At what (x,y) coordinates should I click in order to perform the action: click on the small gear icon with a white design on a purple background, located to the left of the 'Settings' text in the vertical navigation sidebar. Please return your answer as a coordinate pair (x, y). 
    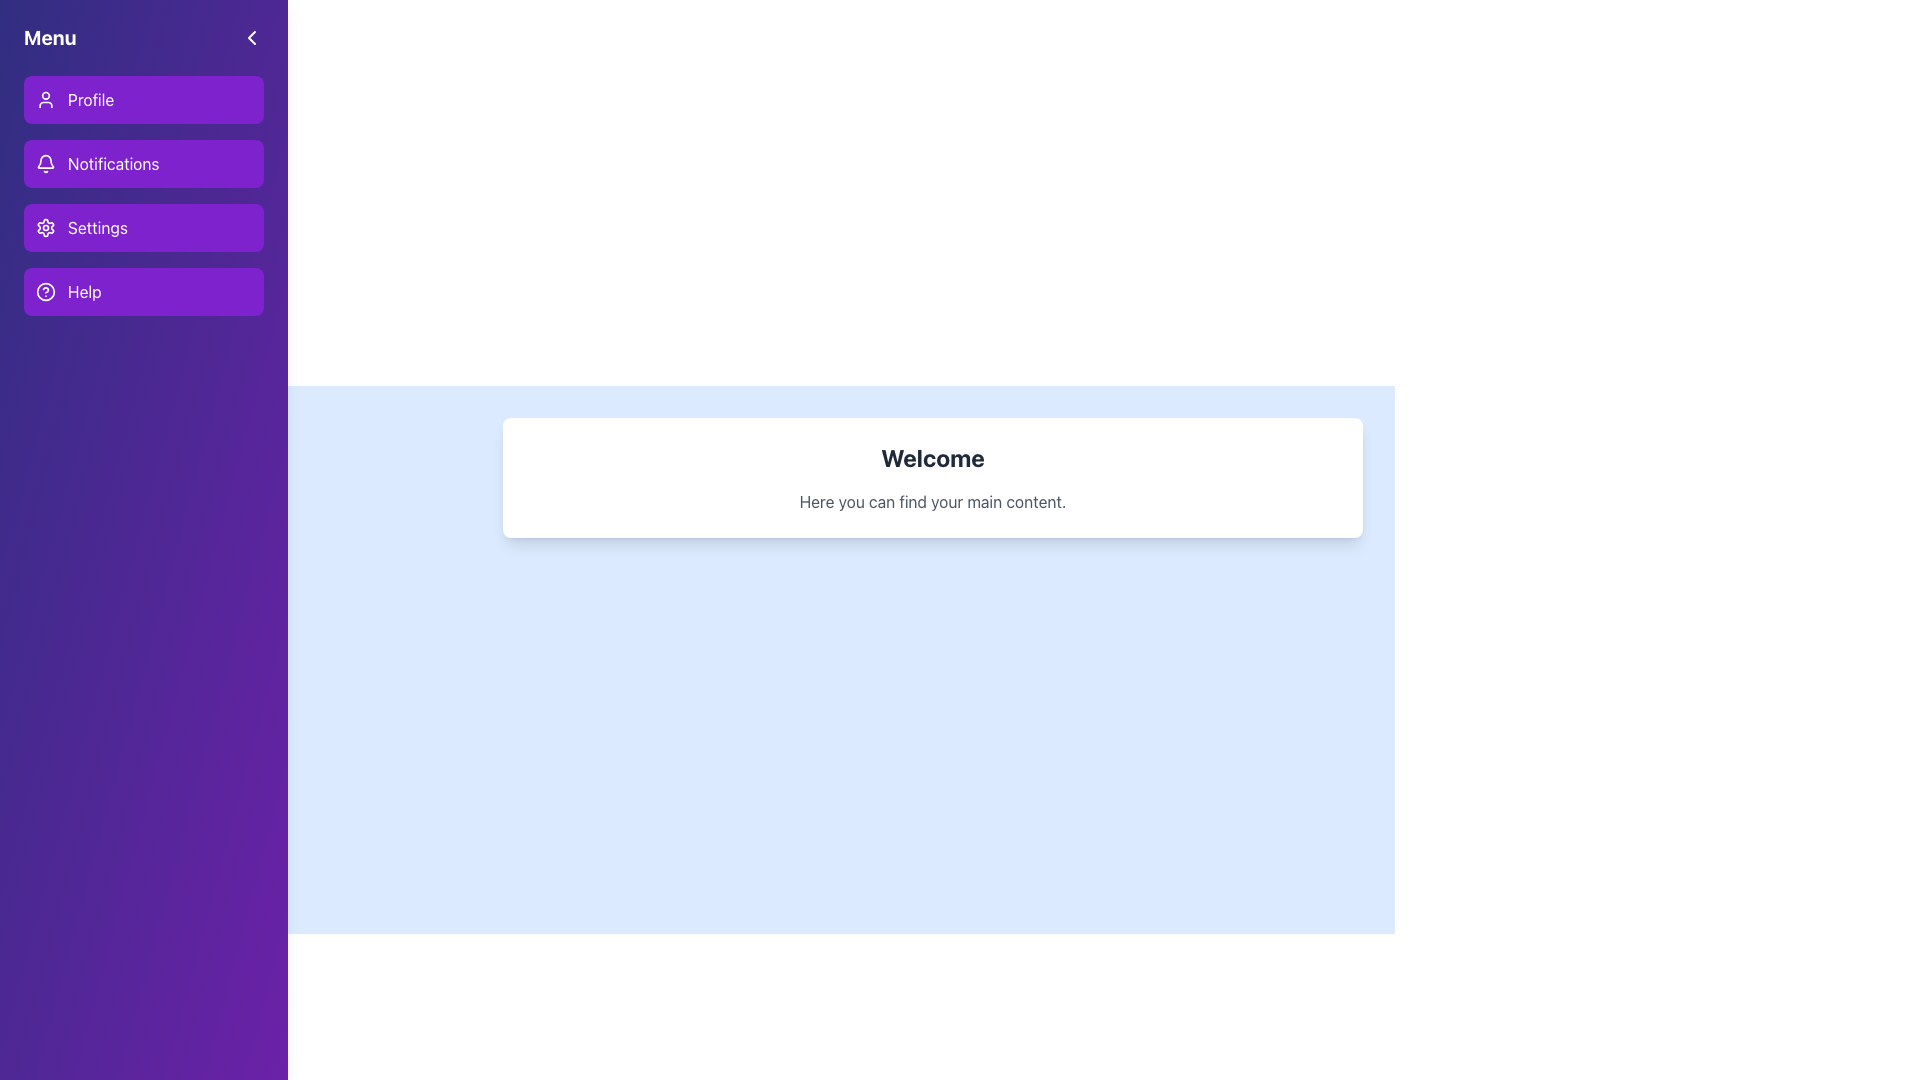
    Looking at the image, I should click on (46, 226).